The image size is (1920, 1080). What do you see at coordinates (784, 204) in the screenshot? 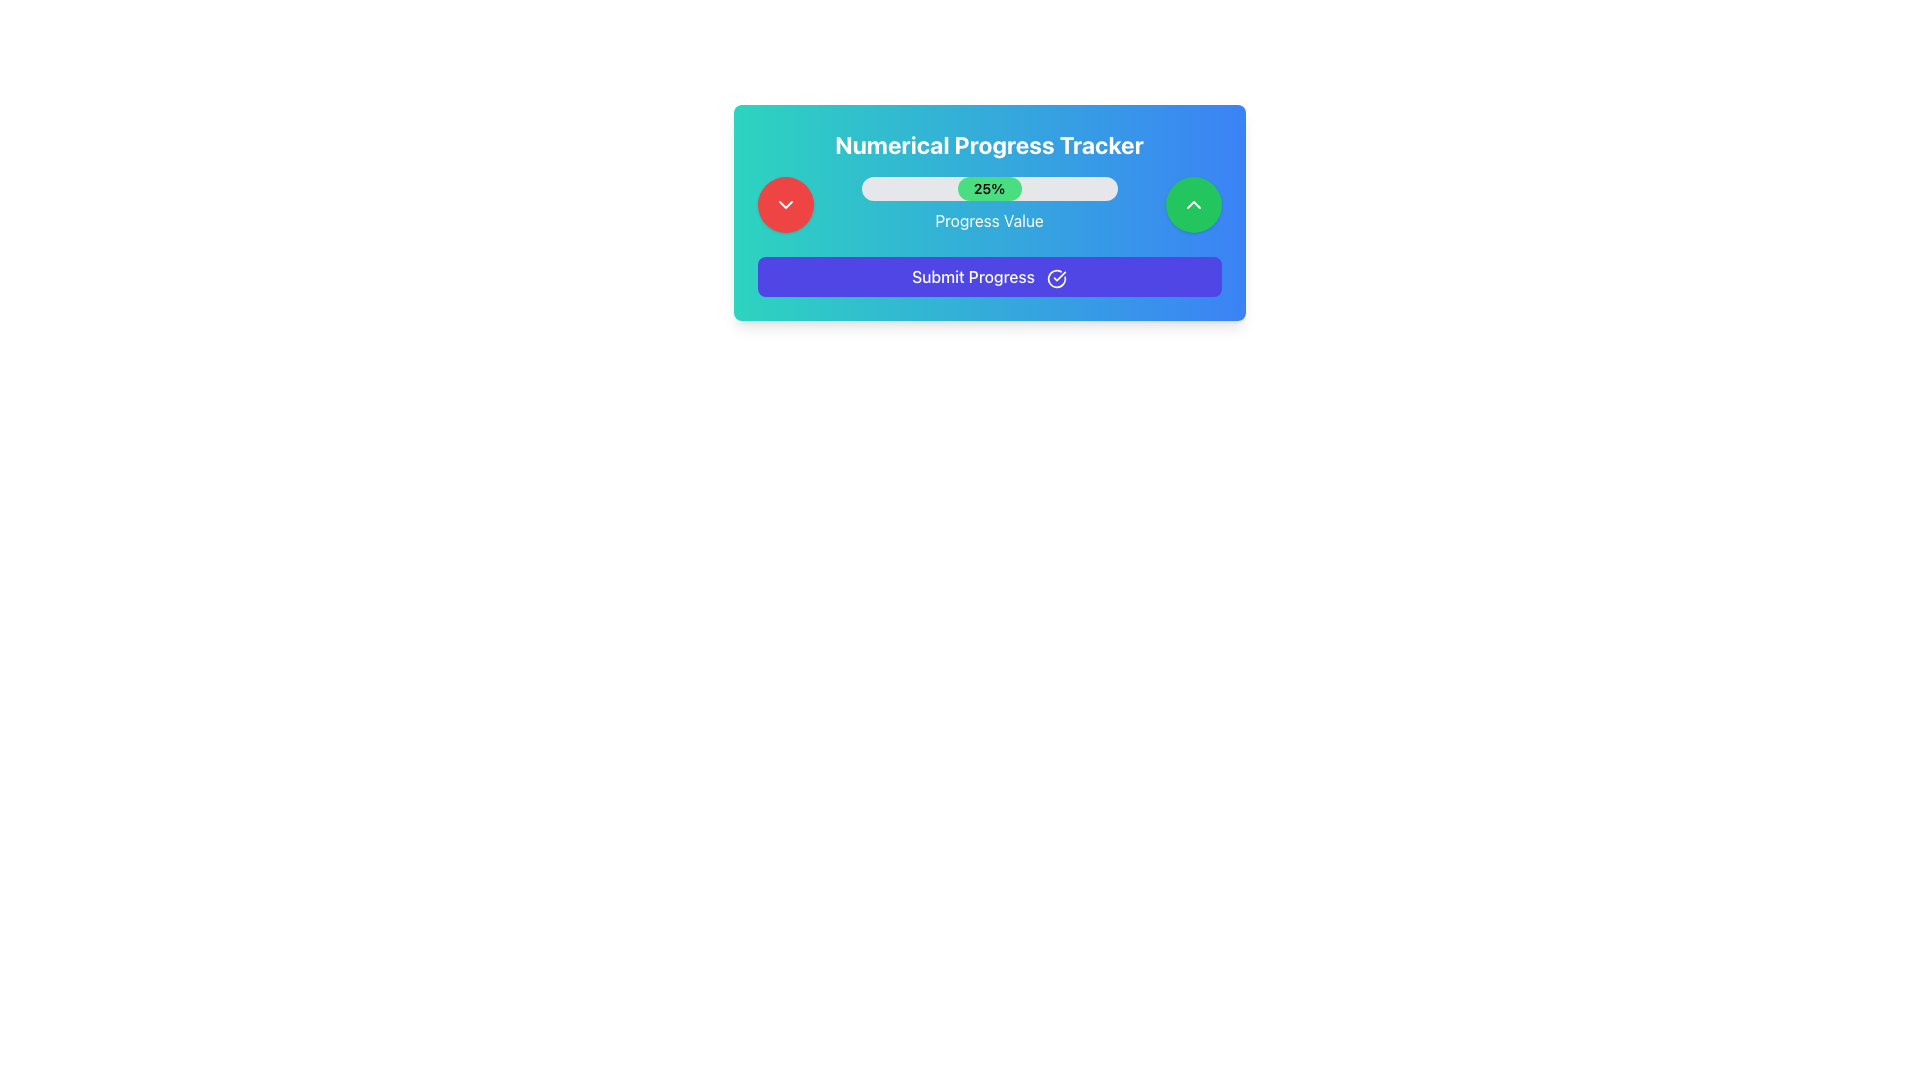
I see `the circular red button with a downward-pointing chevron icon` at bounding box center [784, 204].